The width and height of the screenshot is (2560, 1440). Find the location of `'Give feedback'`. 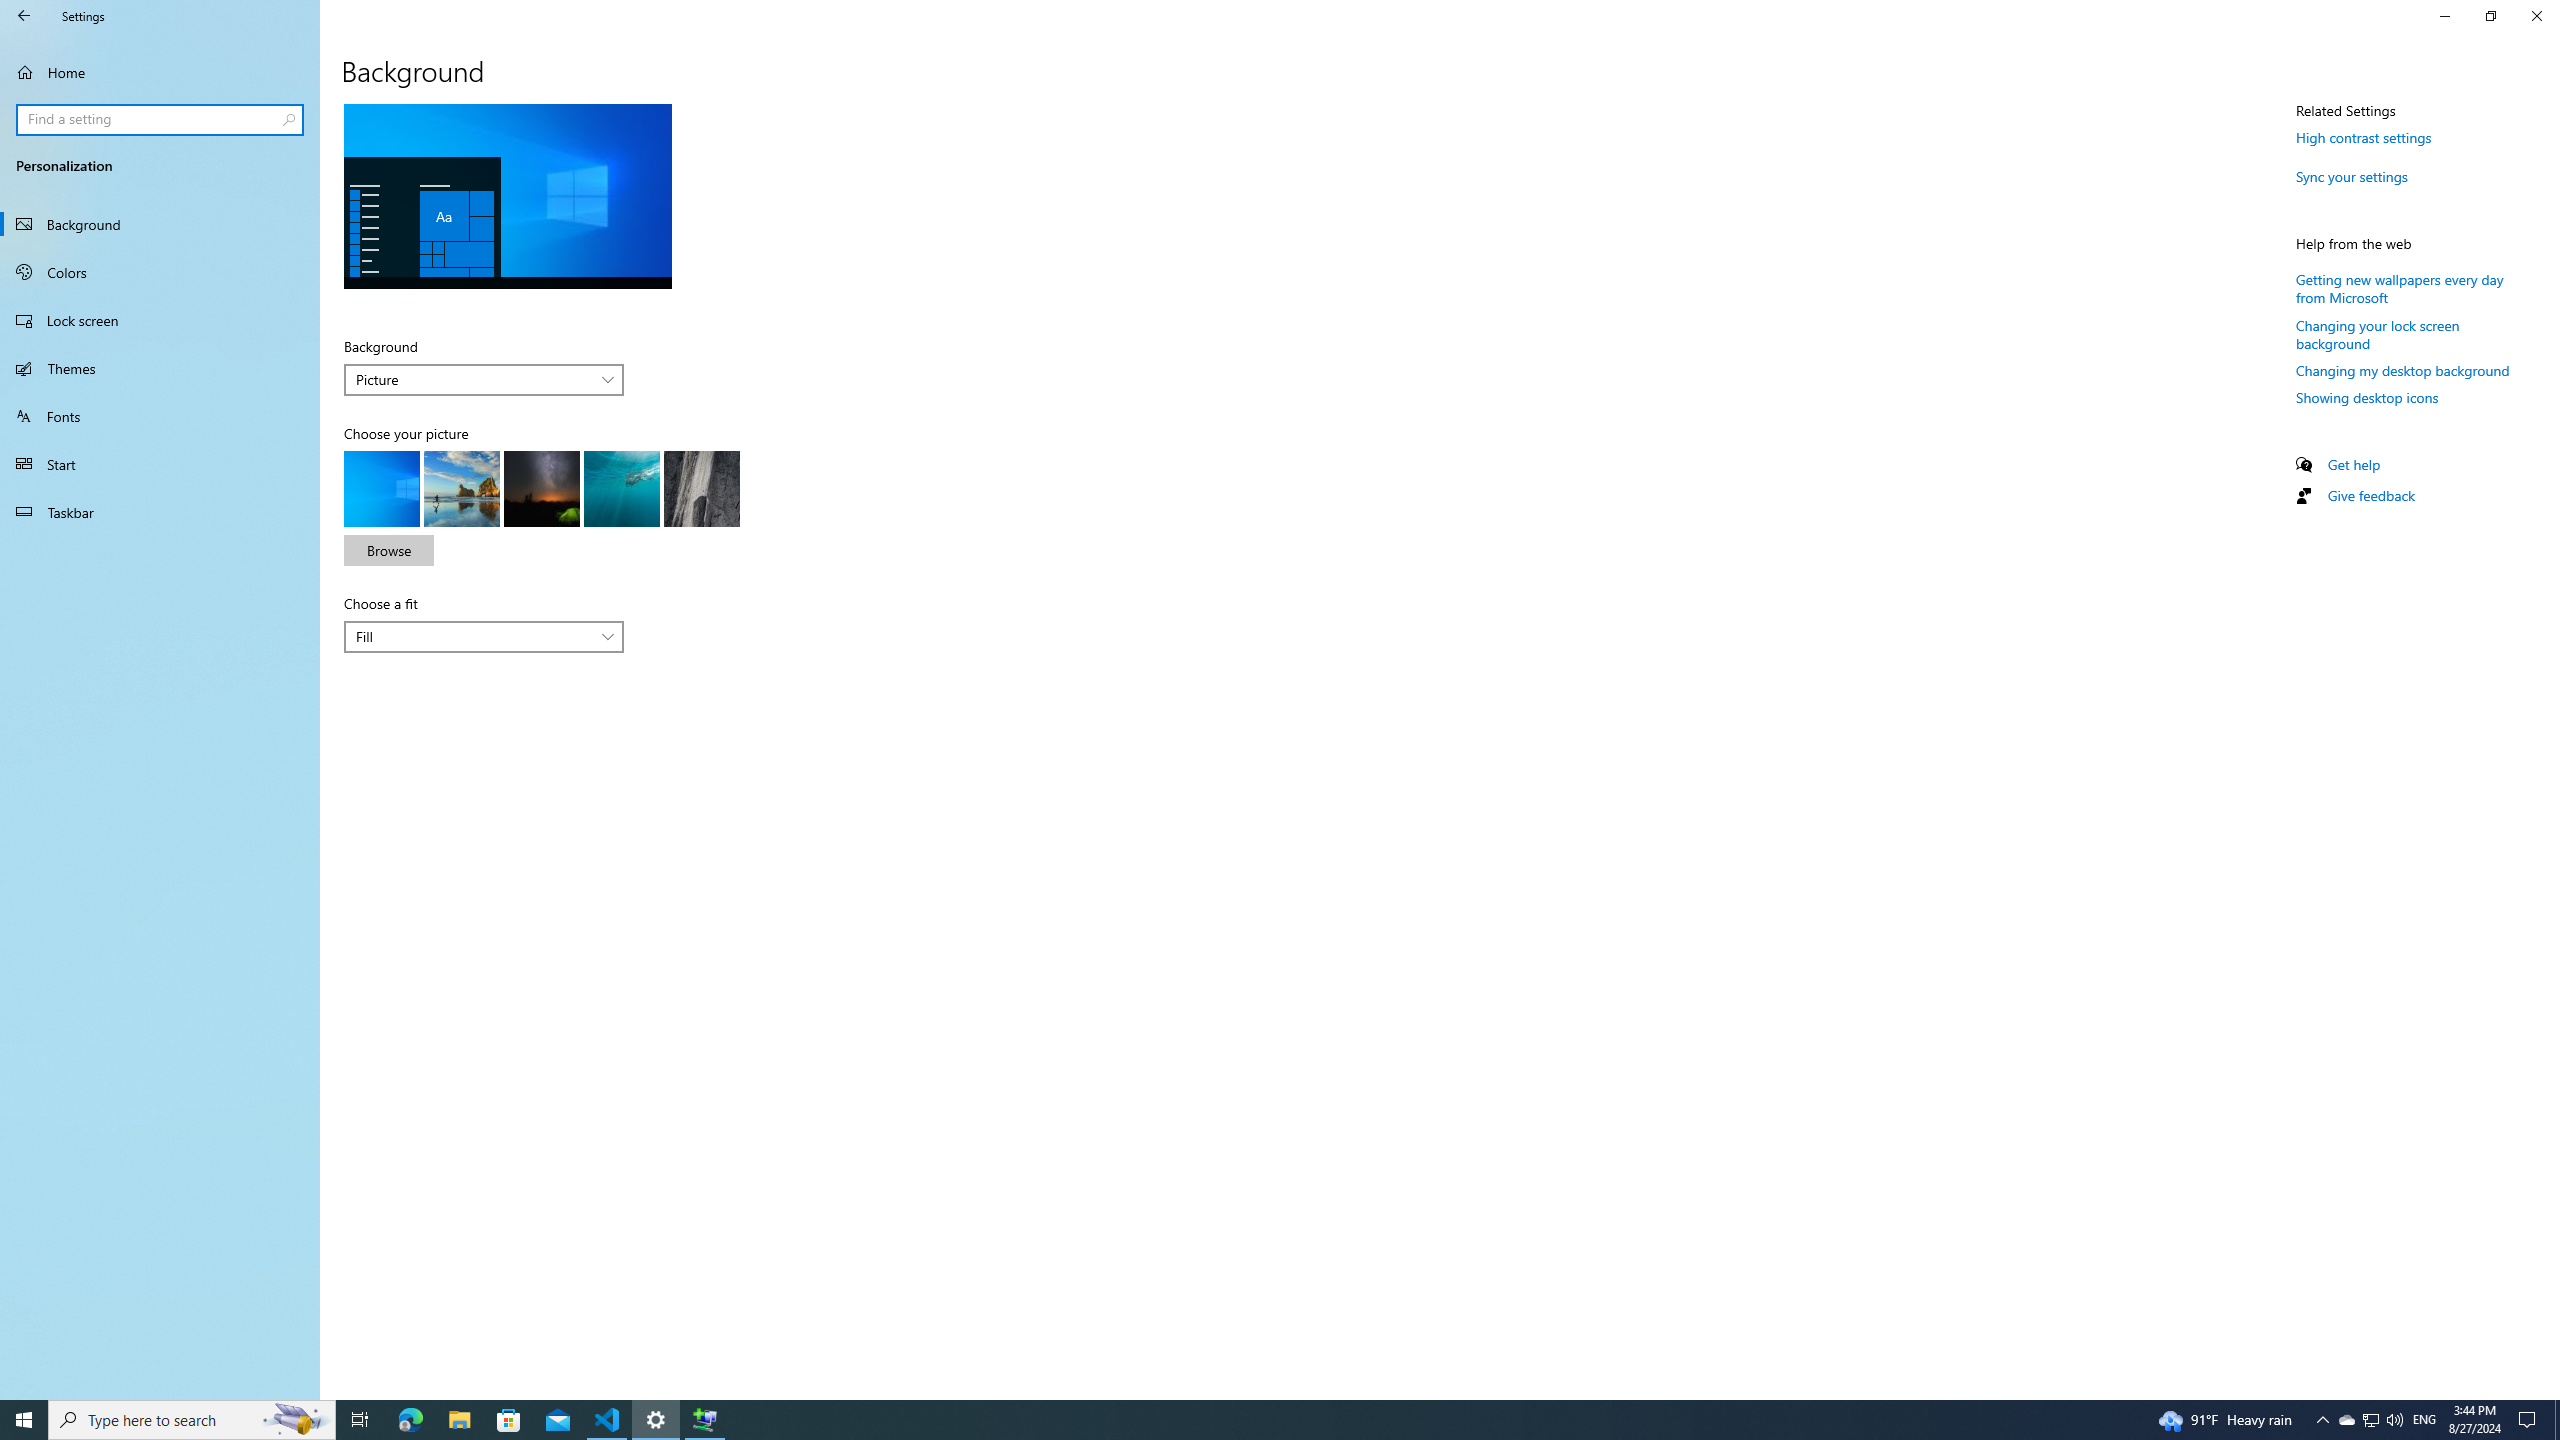

'Give feedback' is located at coordinates (2369, 495).